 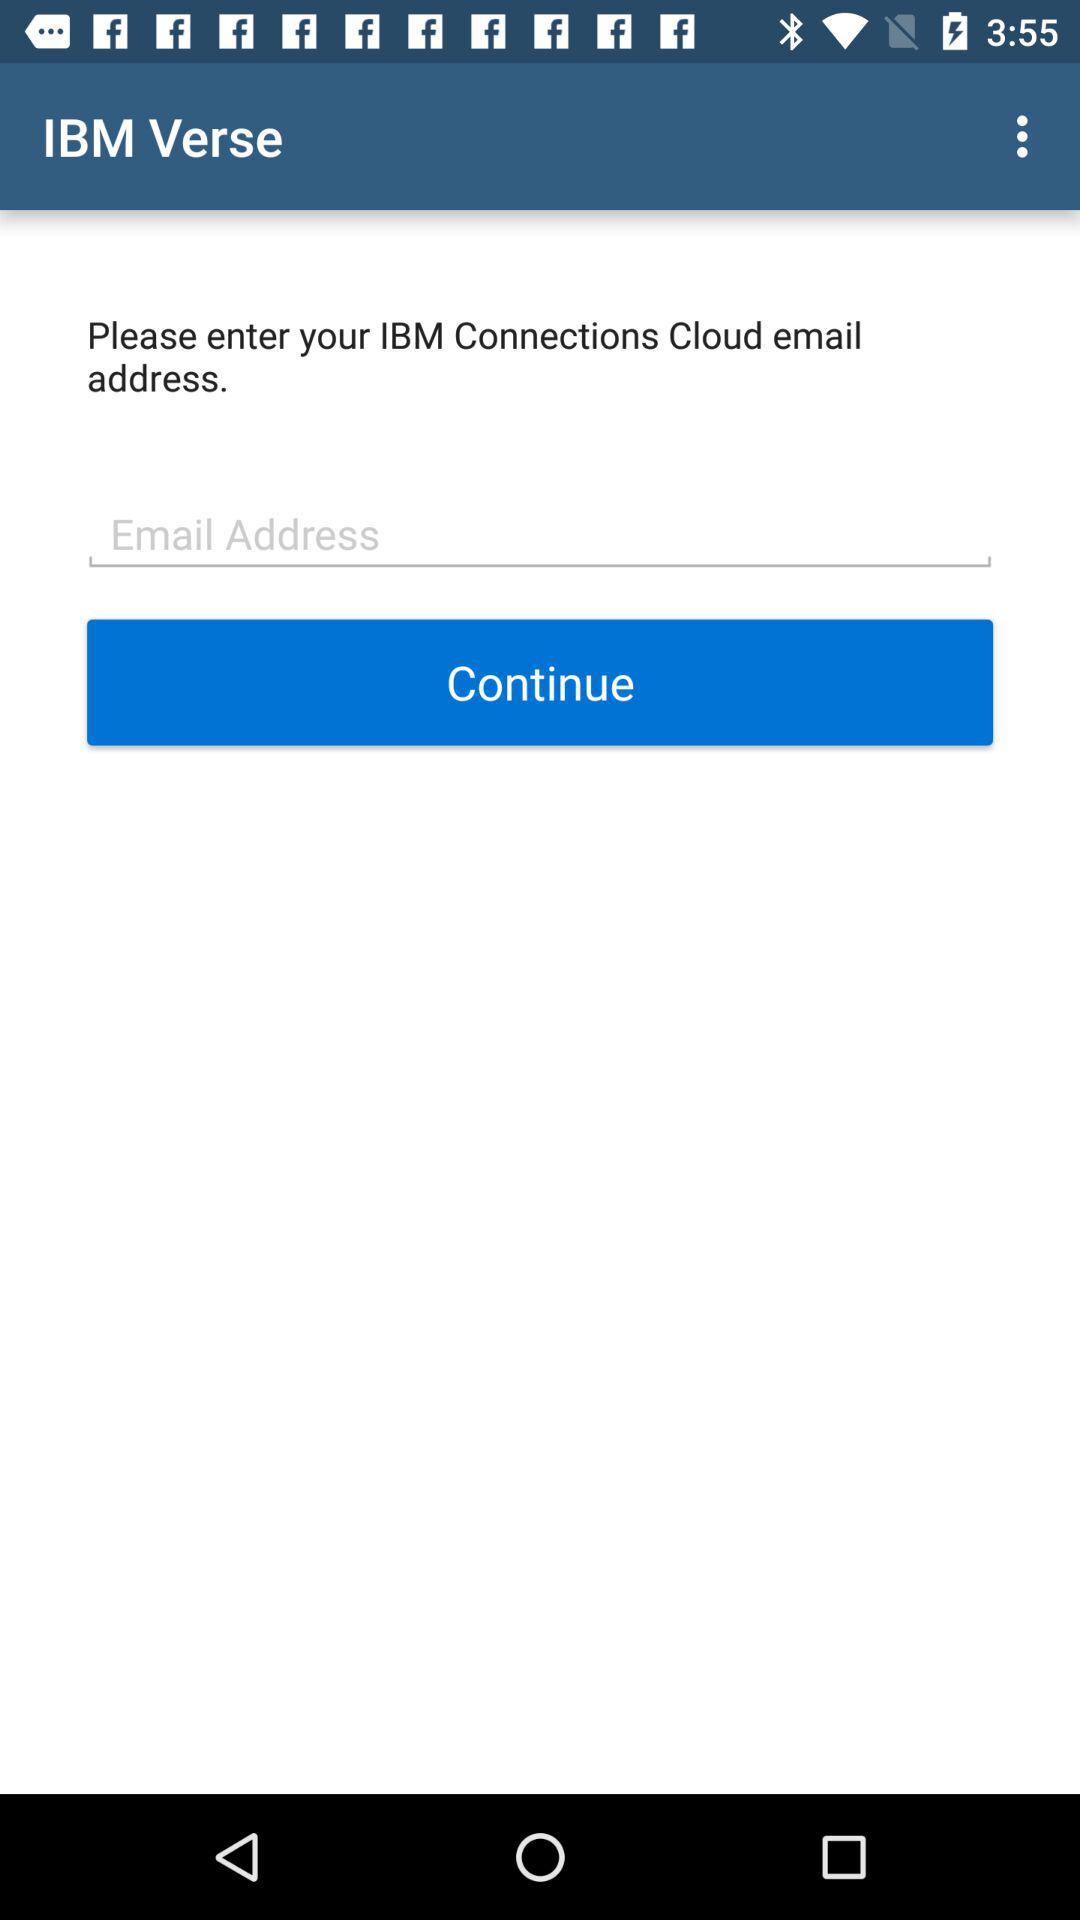 I want to click on the continue icon, so click(x=540, y=682).